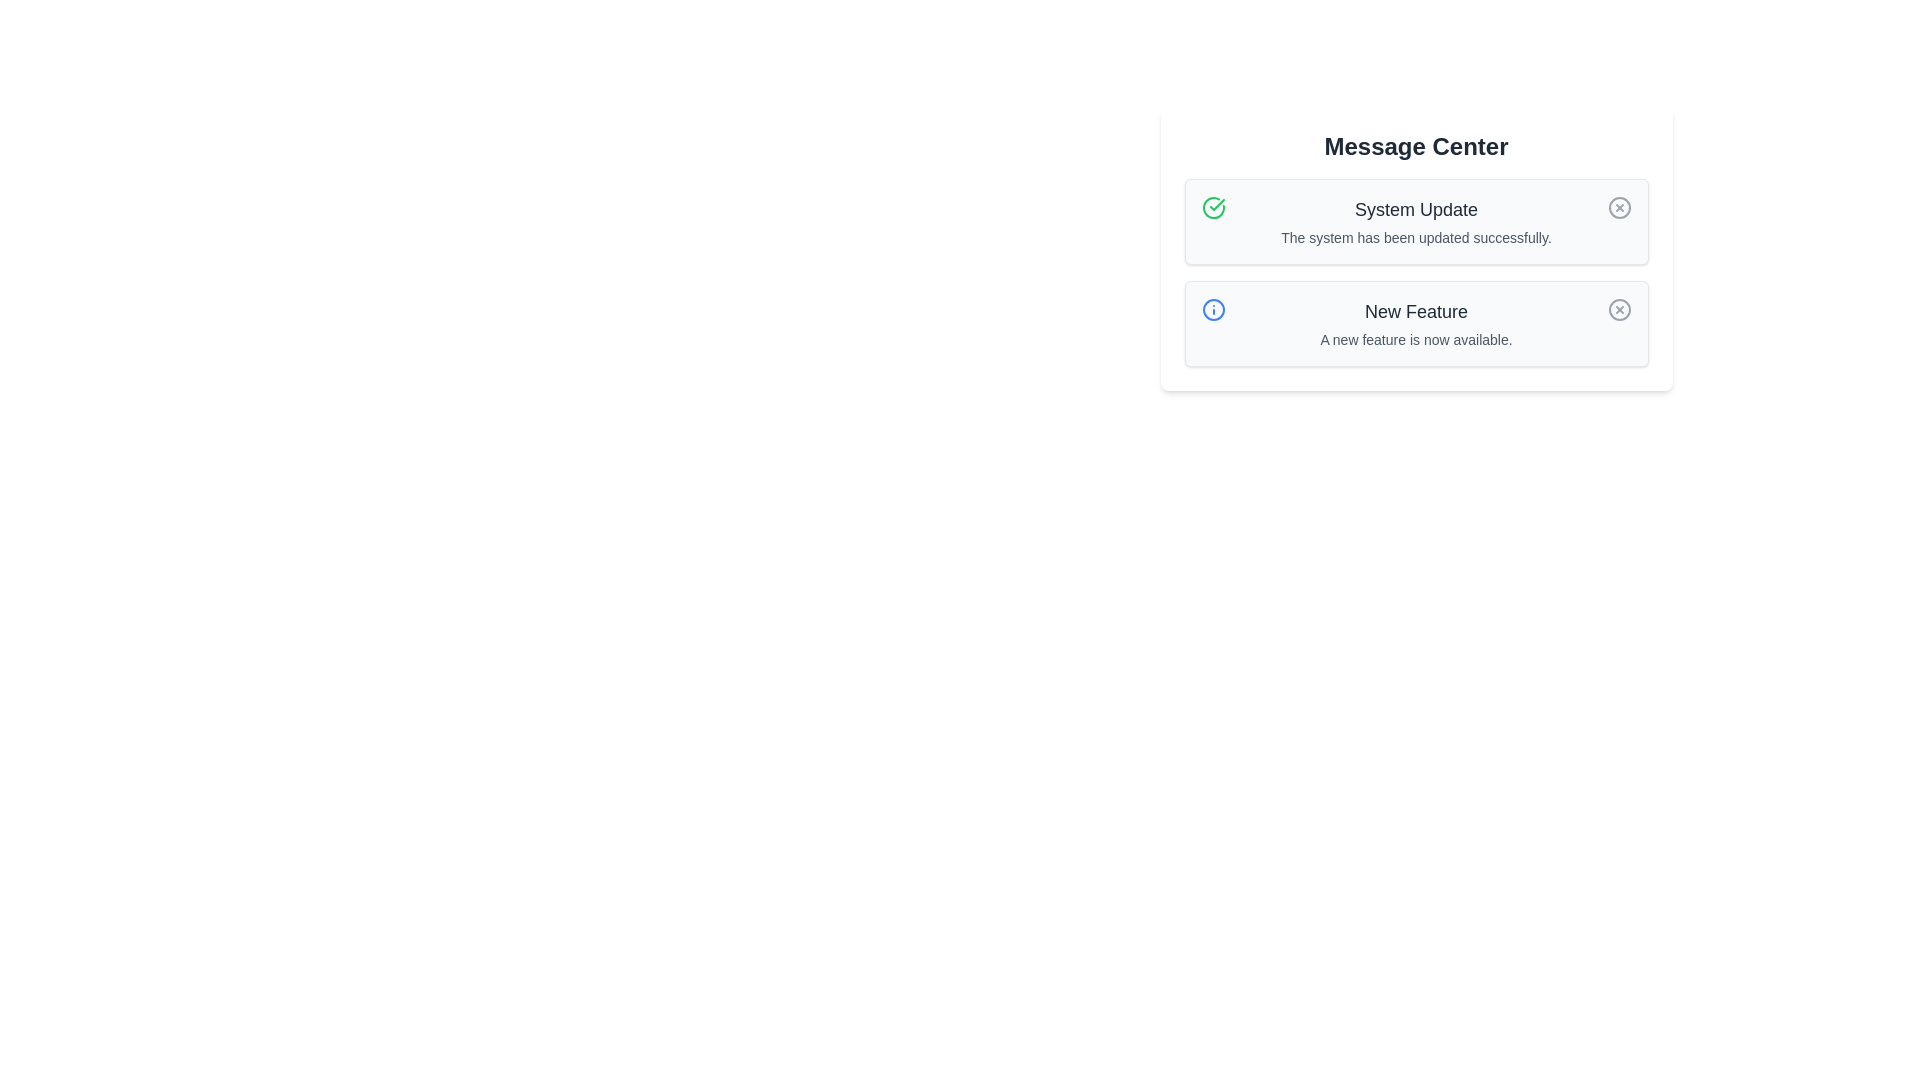 The width and height of the screenshot is (1920, 1080). What do you see at coordinates (1212, 309) in the screenshot?
I see `the Circle SVG graphic element that is part of the information icon in the 'New Feature' message section of the 'Message Center' interface` at bounding box center [1212, 309].